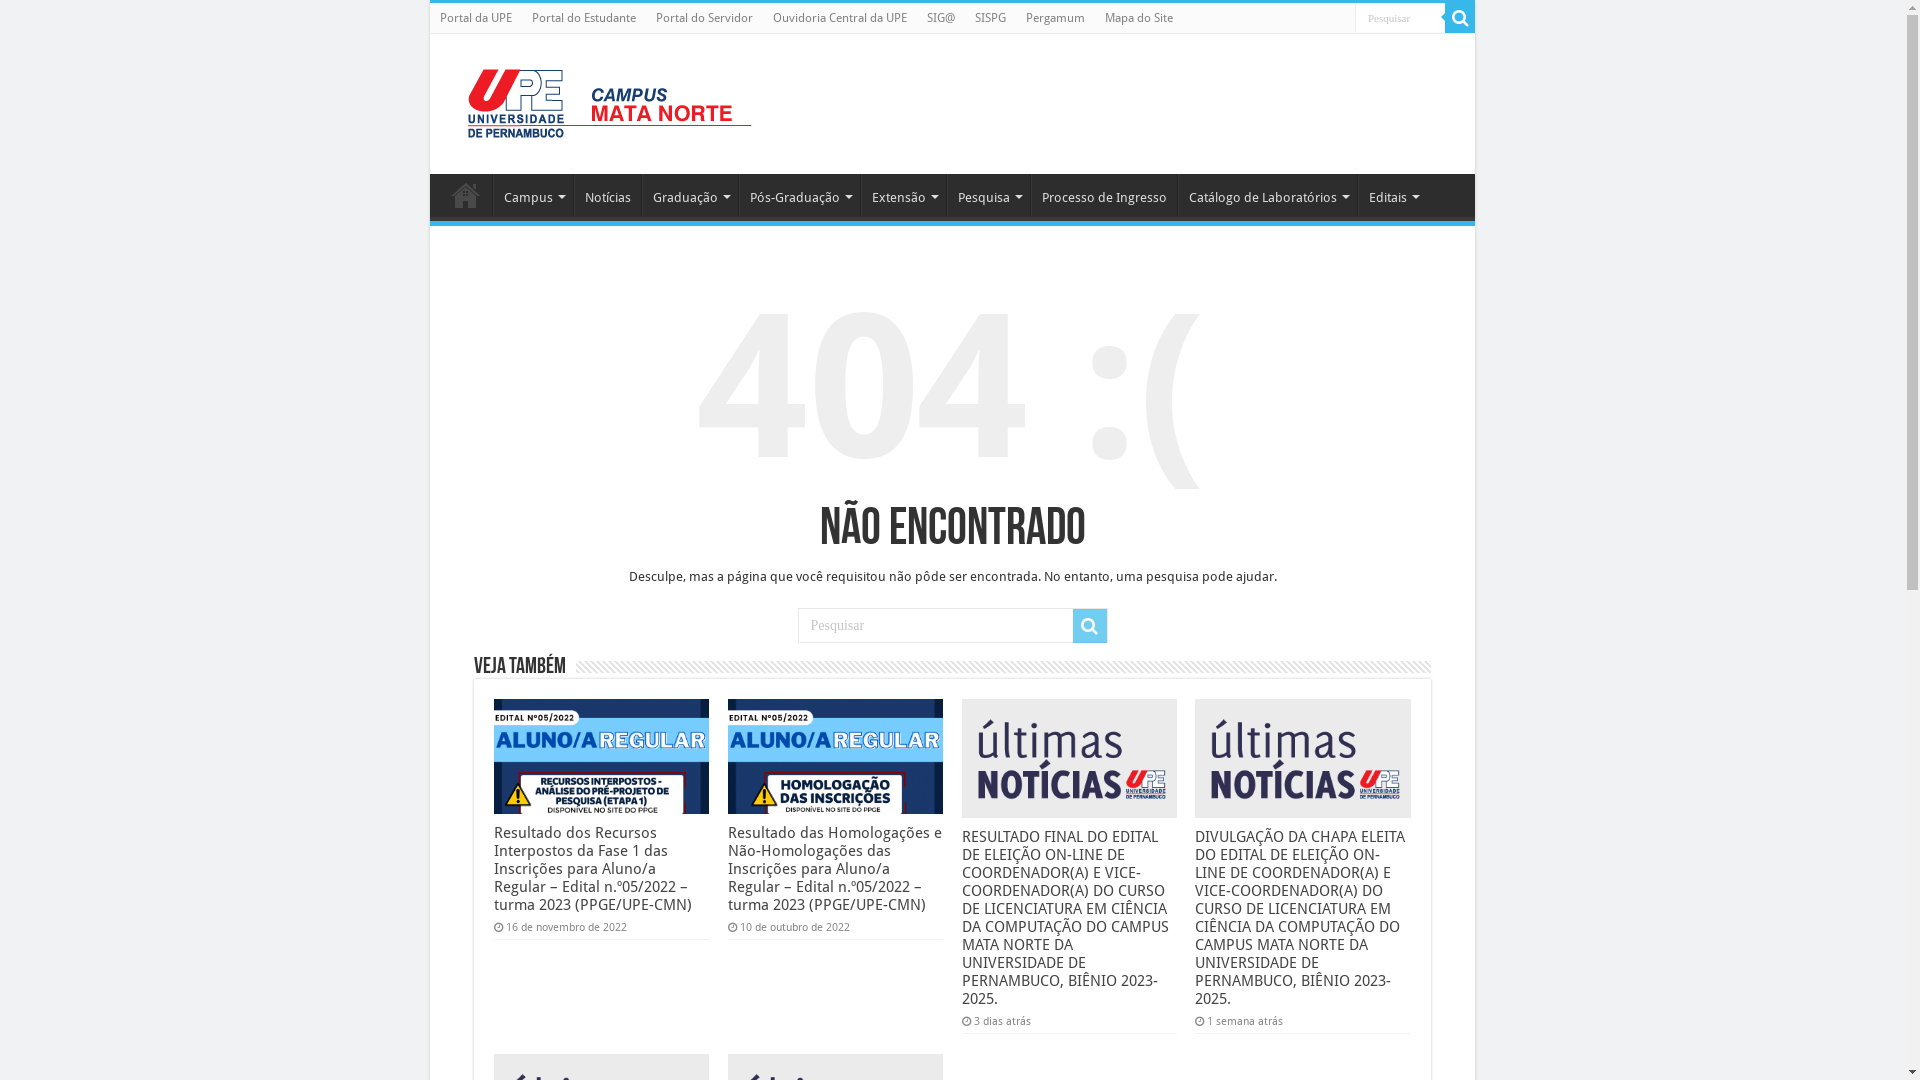  What do you see at coordinates (646, 18) in the screenshot?
I see `'Portal do Servidor'` at bounding box center [646, 18].